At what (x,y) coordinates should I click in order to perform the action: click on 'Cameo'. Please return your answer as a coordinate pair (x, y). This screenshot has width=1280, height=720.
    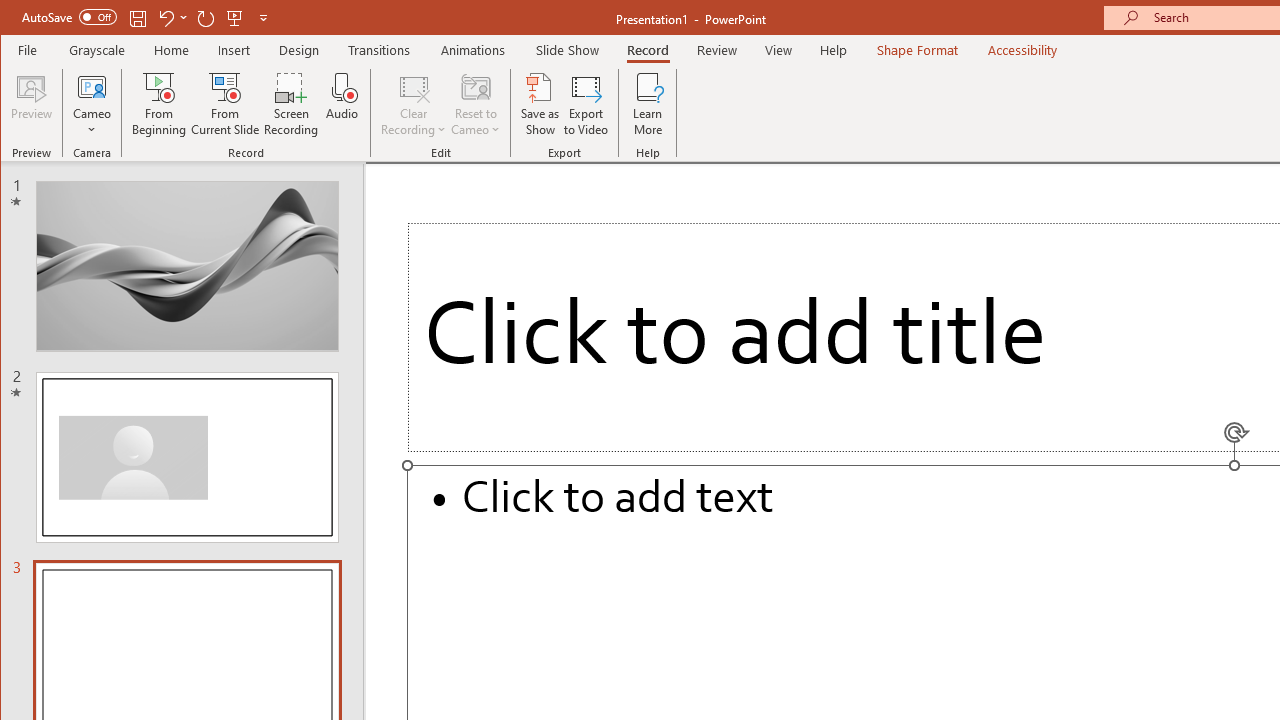
    Looking at the image, I should click on (91, 104).